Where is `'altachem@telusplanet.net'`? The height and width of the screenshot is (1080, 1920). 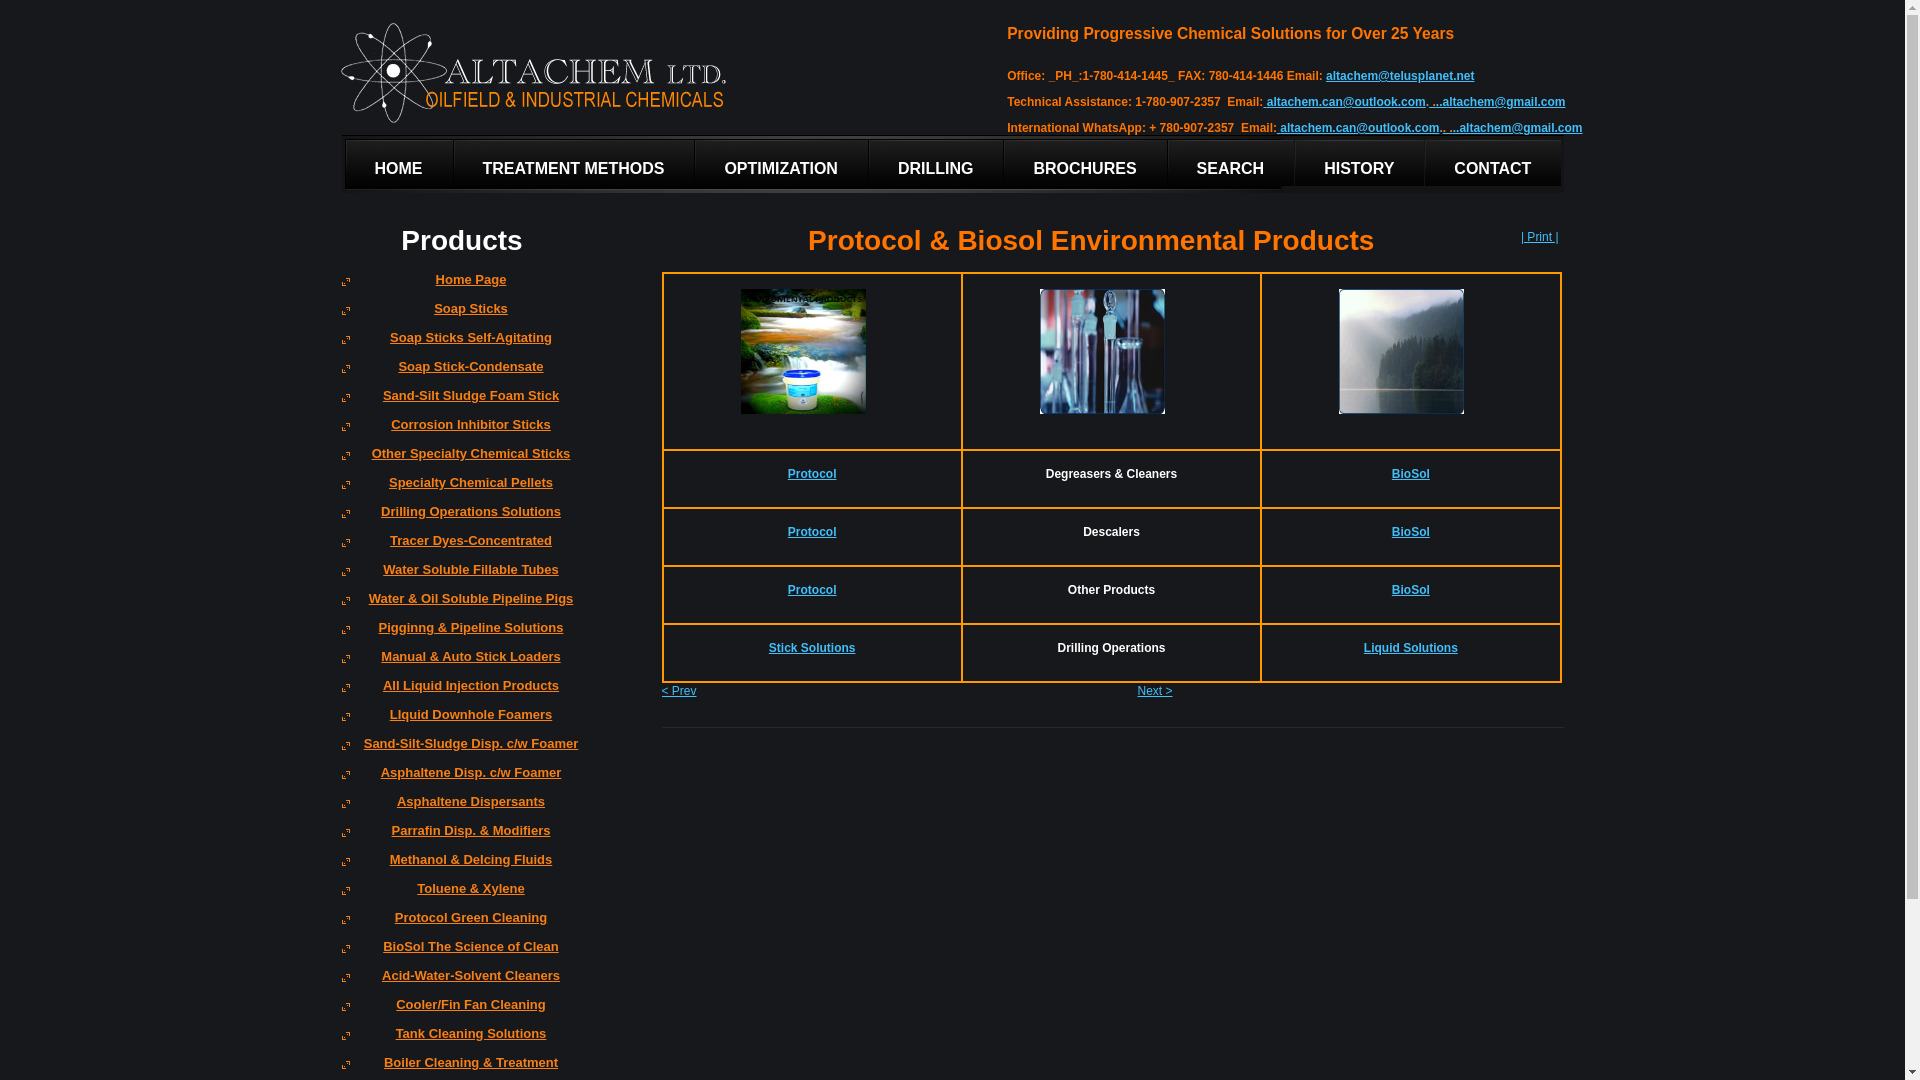 'altachem@telusplanet.net' is located at coordinates (1325, 75).